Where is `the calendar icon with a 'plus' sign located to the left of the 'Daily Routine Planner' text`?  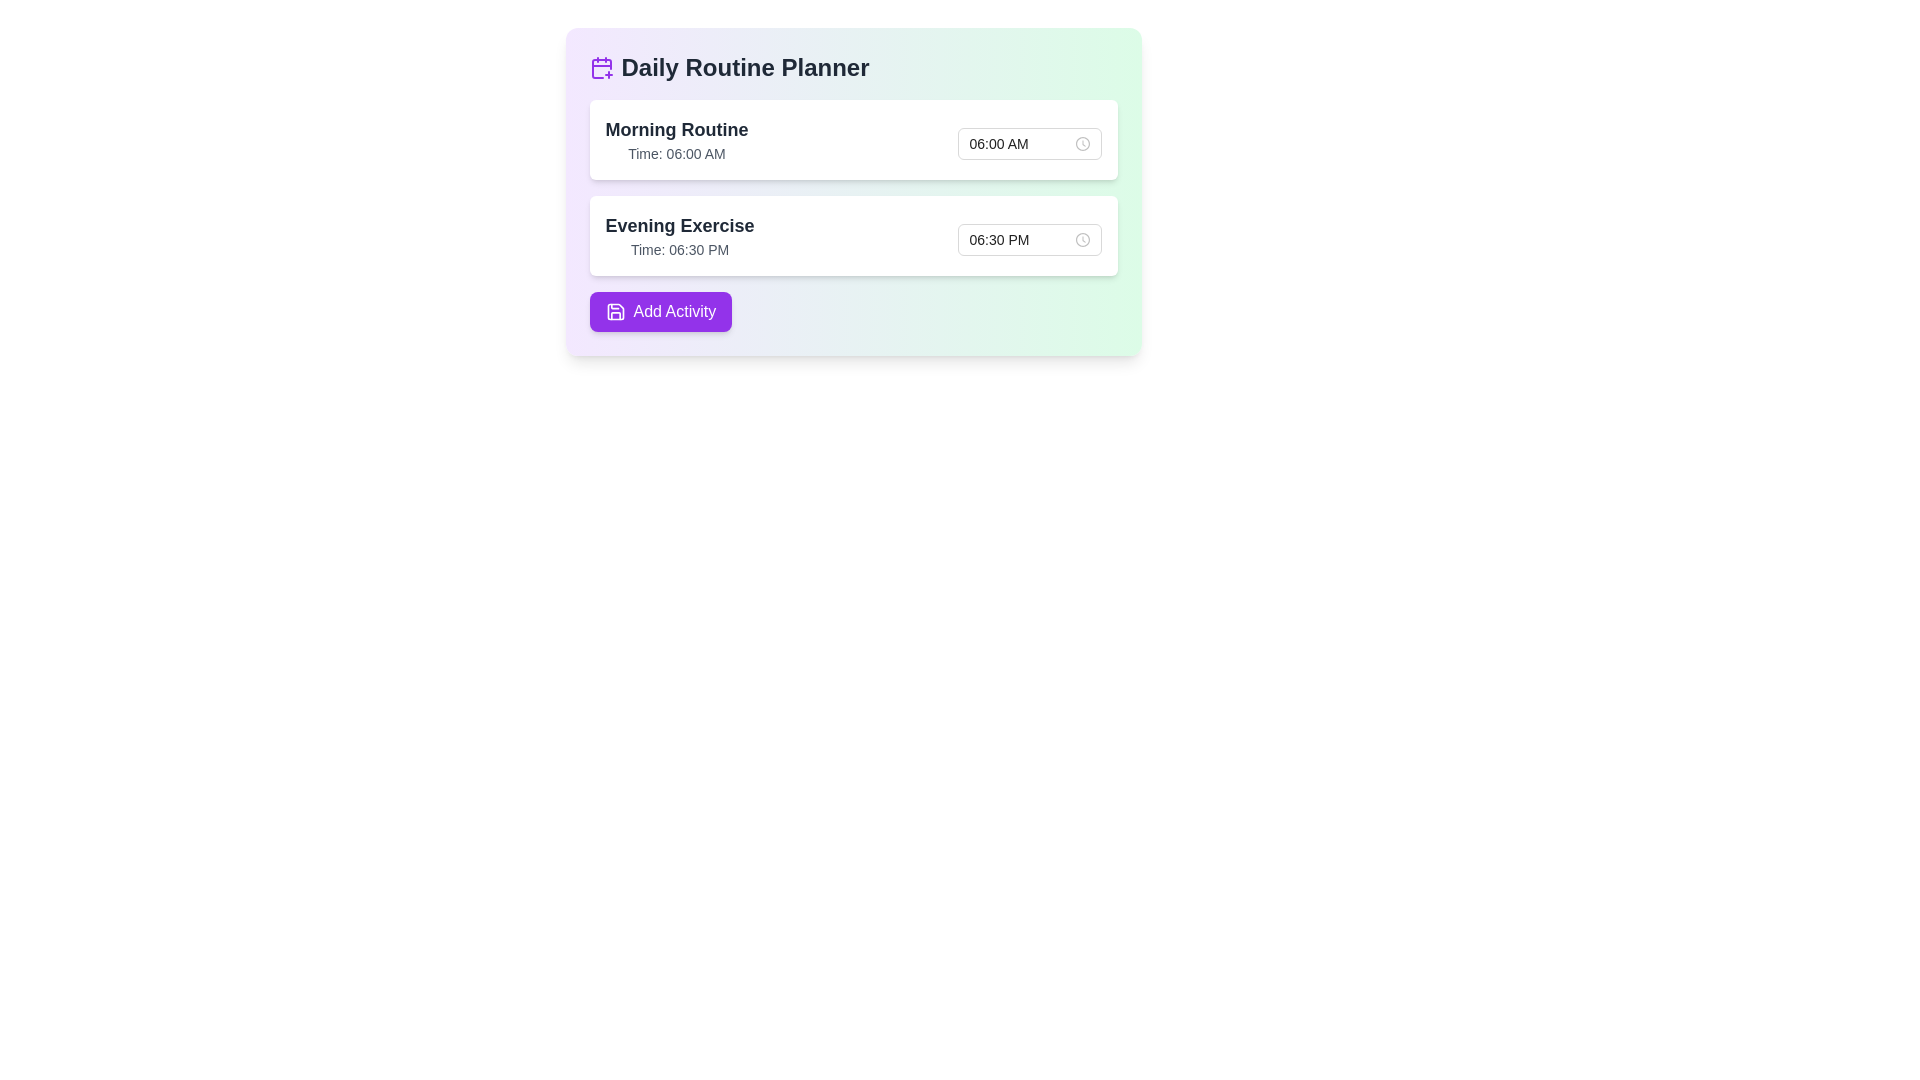
the calendar icon with a 'plus' sign located to the left of the 'Daily Routine Planner' text is located at coordinates (600, 67).